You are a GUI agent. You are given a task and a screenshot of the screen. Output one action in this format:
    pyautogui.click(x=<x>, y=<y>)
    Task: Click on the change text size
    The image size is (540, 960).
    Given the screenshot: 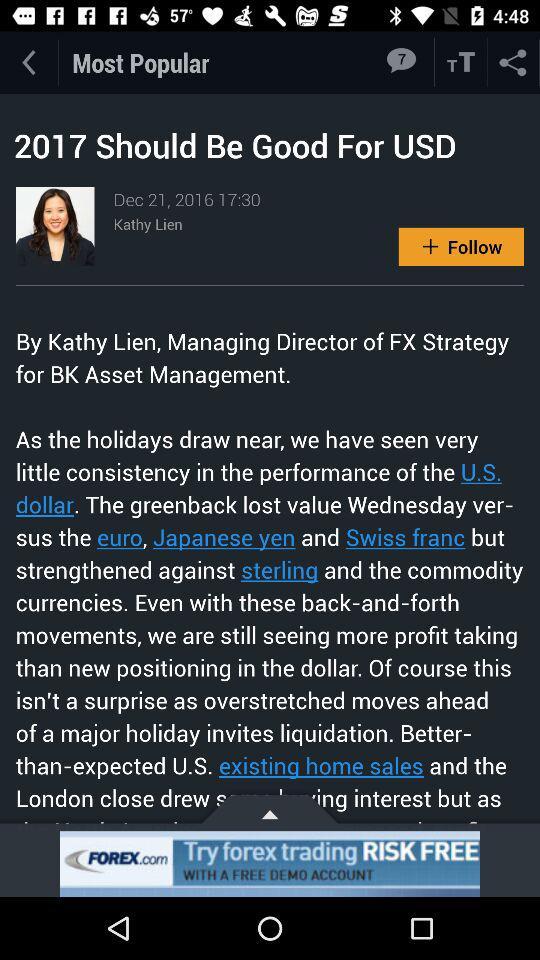 What is the action you would take?
    pyautogui.click(x=461, y=62)
    